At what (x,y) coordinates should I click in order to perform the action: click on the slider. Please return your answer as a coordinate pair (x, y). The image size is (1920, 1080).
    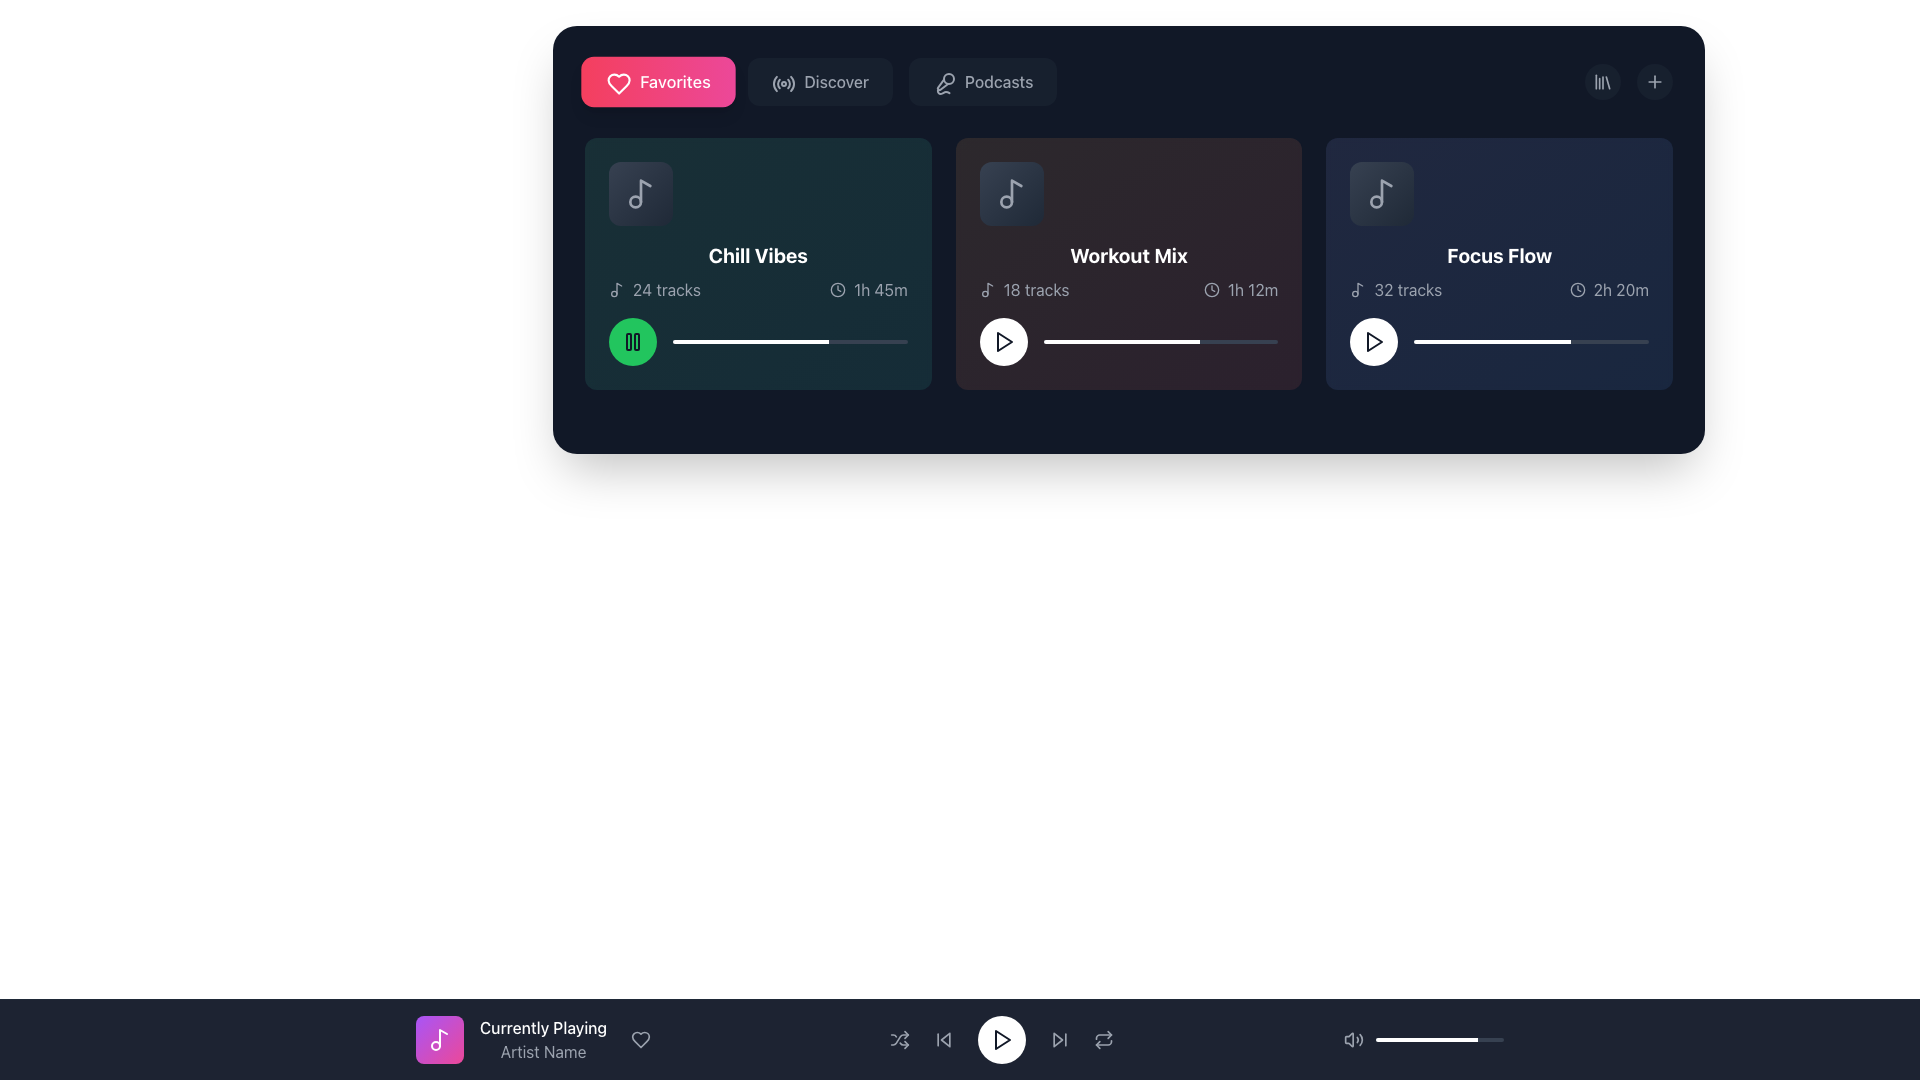
    Looking at the image, I should click on (804, 341).